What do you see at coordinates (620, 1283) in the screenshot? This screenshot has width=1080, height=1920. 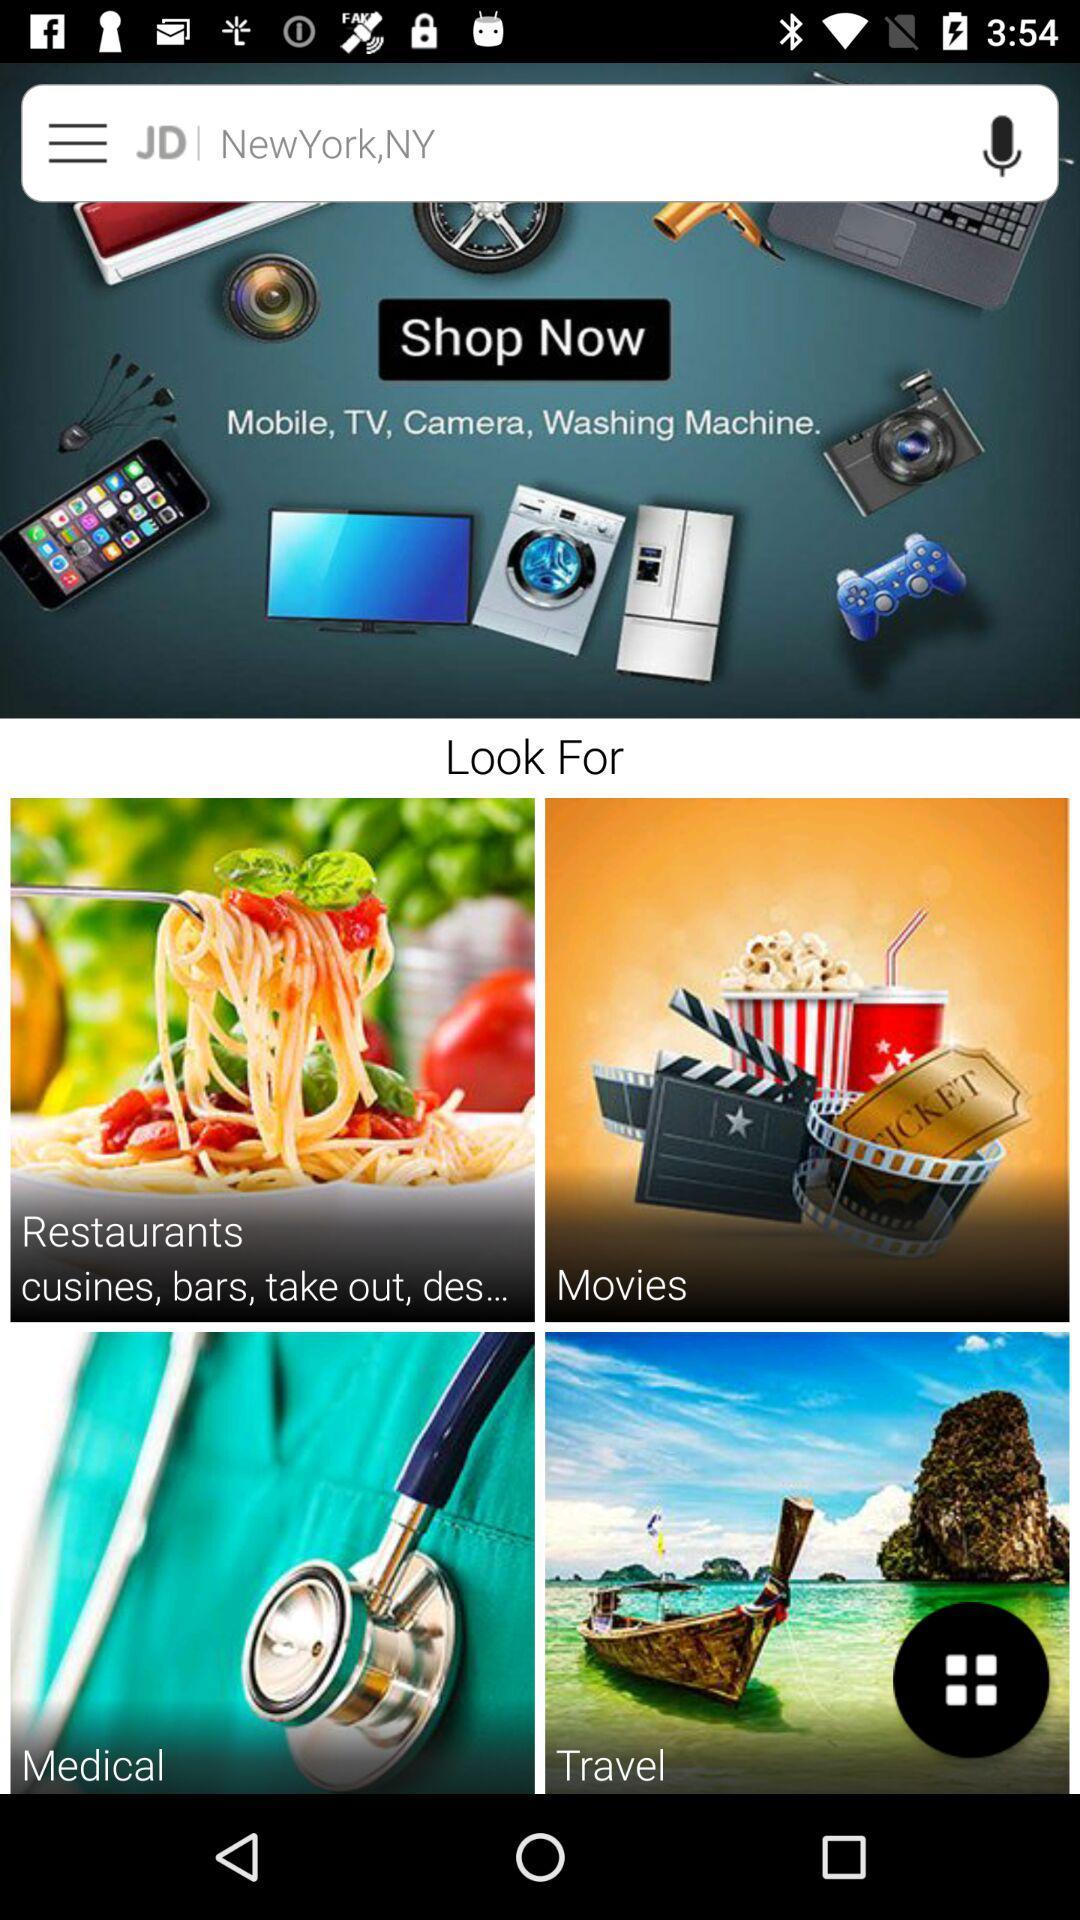 I see `movies icon` at bounding box center [620, 1283].